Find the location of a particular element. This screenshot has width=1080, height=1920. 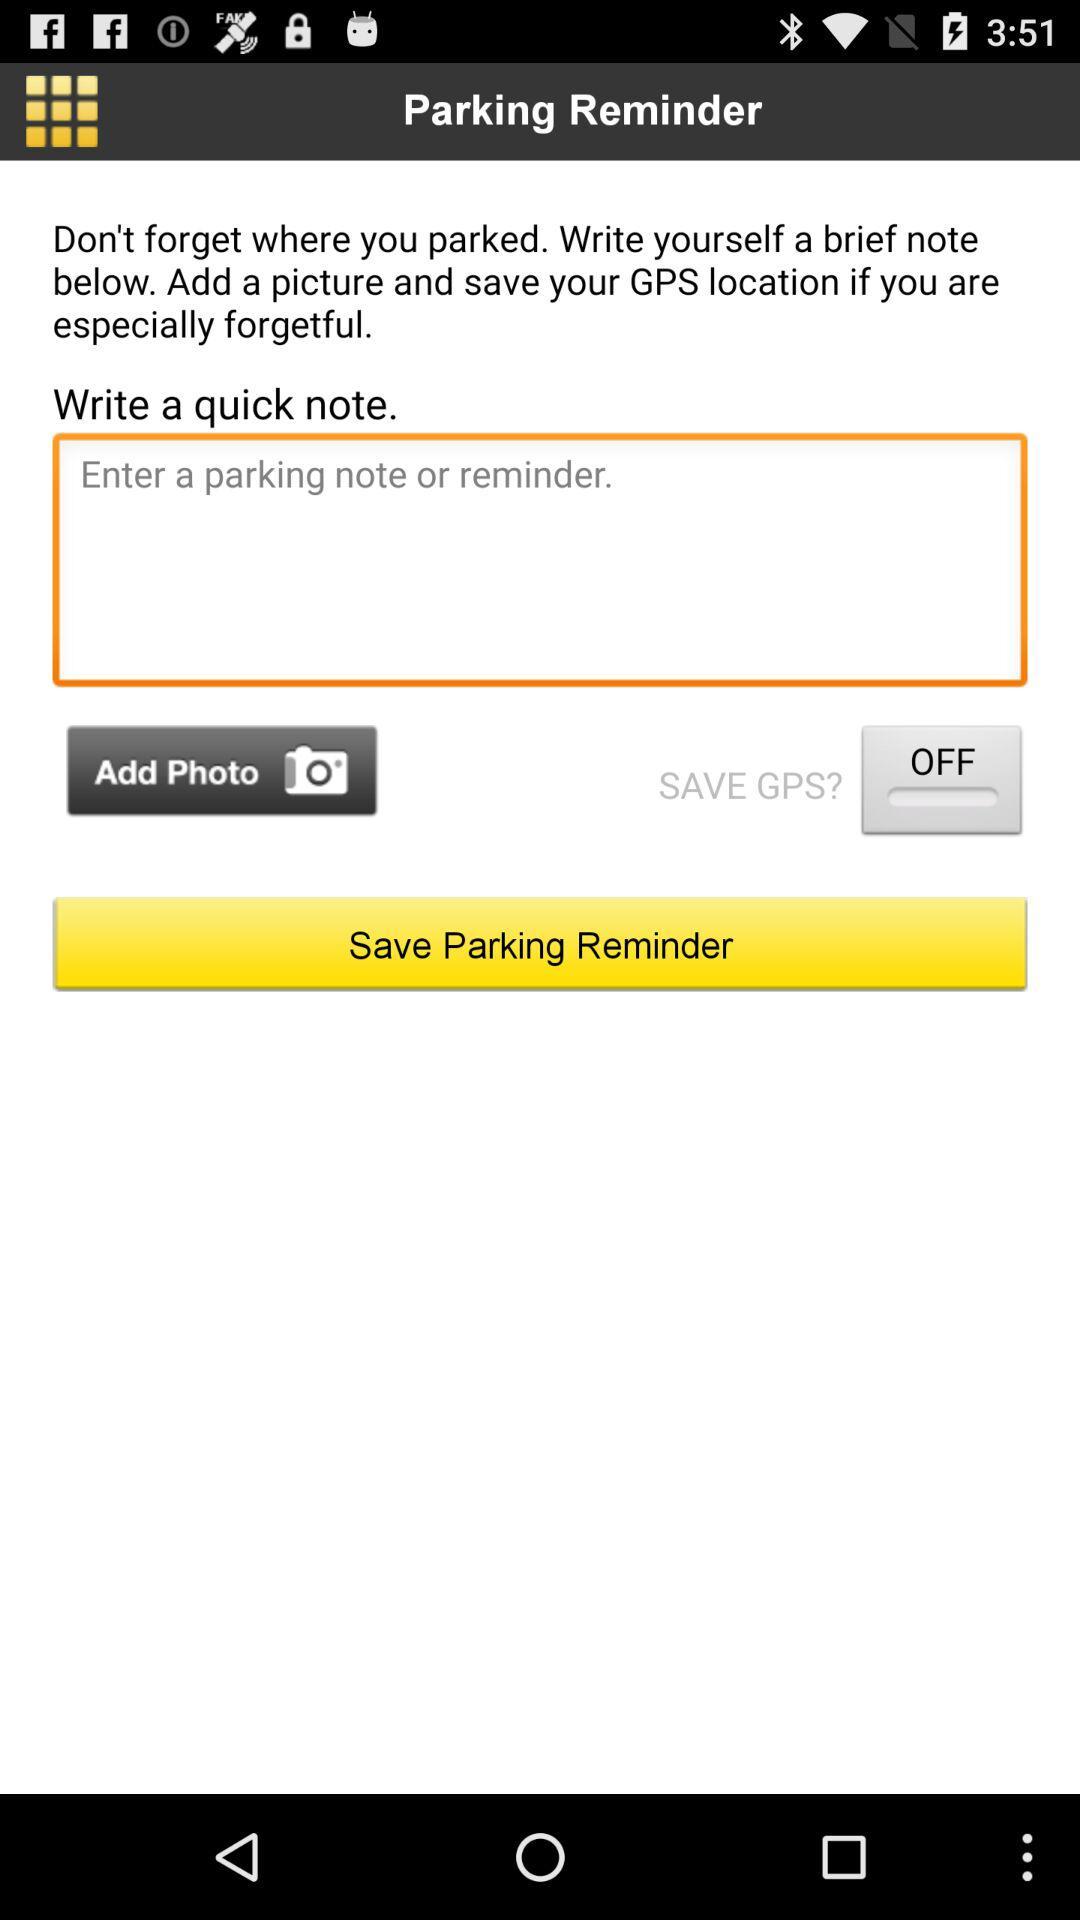

the dashboard icon is located at coordinates (60, 118).